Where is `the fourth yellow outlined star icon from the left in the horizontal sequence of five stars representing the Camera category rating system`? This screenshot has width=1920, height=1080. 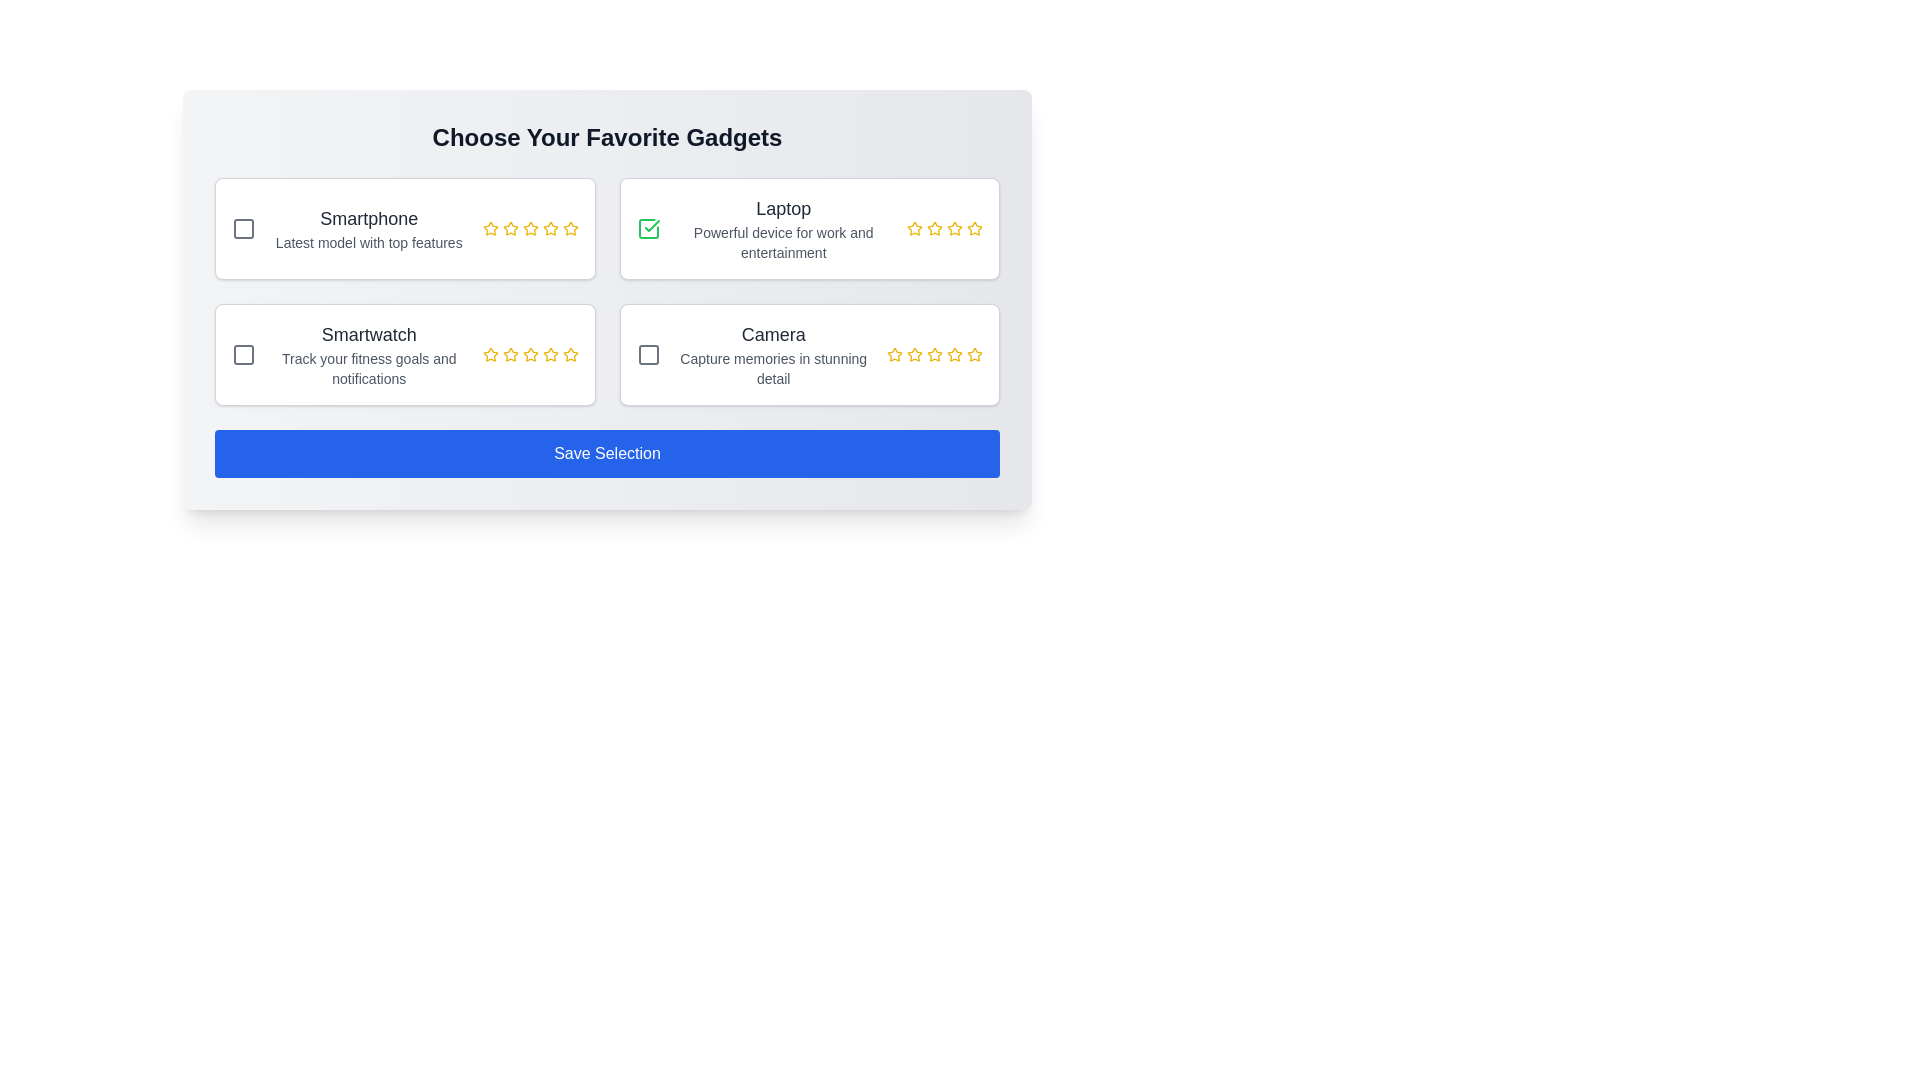 the fourth yellow outlined star icon from the left in the horizontal sequence of five stars representing the Camera category rating system is located at coordinates (954, 353).